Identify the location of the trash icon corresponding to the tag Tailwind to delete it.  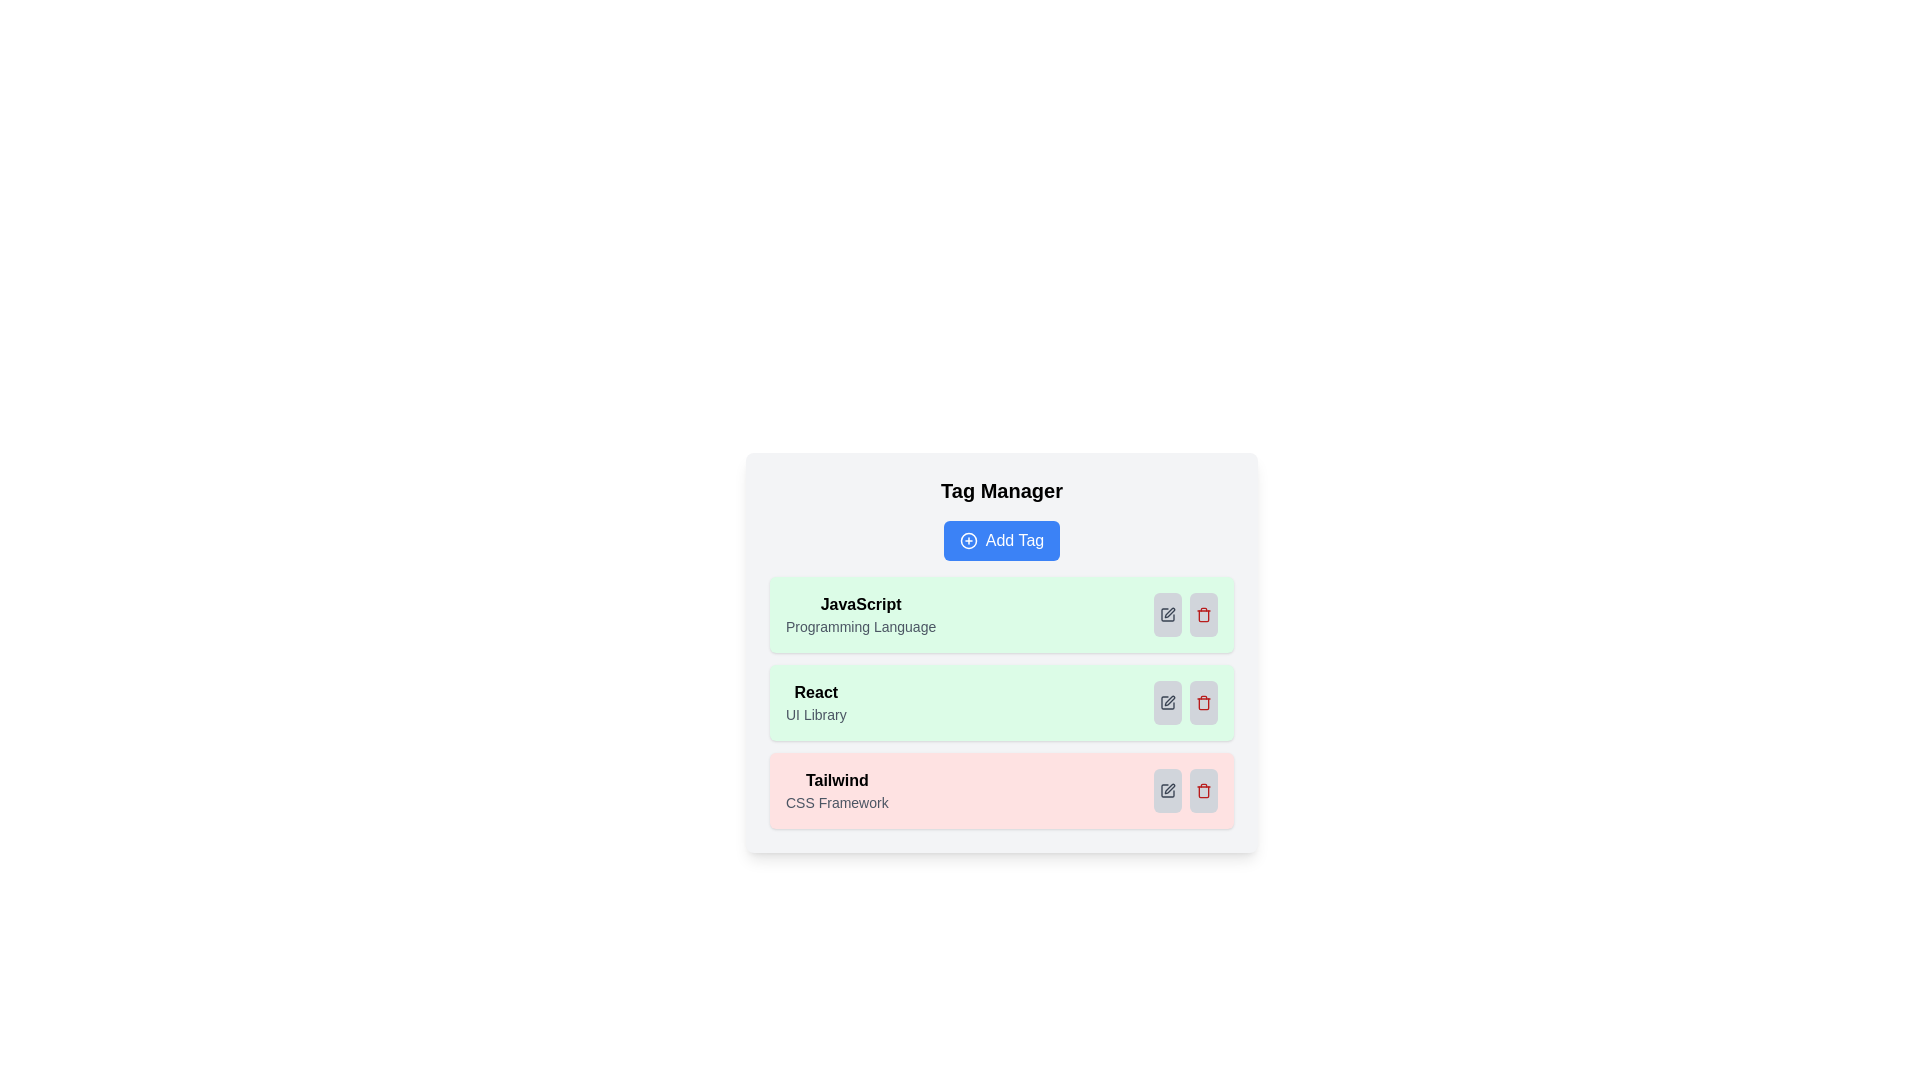
(1203, 789).